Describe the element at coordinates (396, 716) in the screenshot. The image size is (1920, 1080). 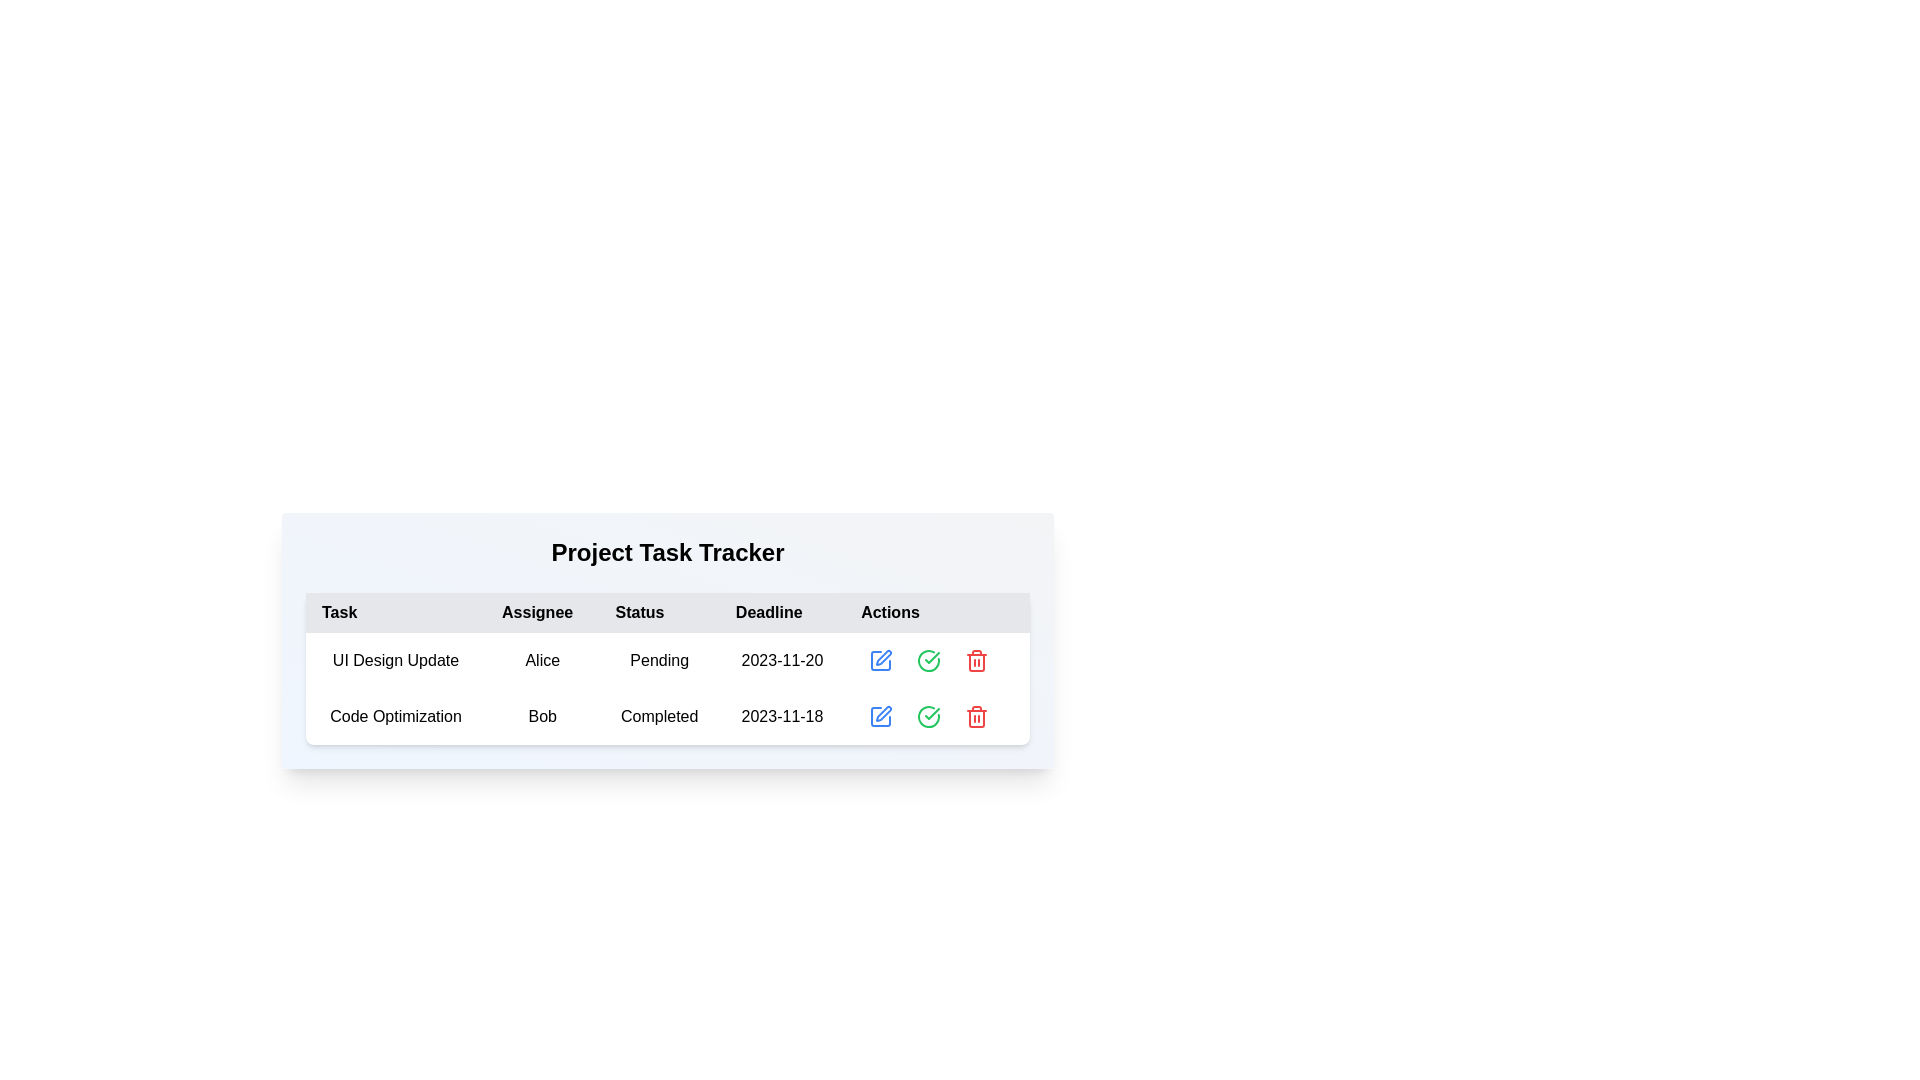
I see `the text label representing the task name in the second row of the 'Project Task Tracker' table, located under the 'Task' column adjacent to 'Assignee' column text 'Bob'` at that location.